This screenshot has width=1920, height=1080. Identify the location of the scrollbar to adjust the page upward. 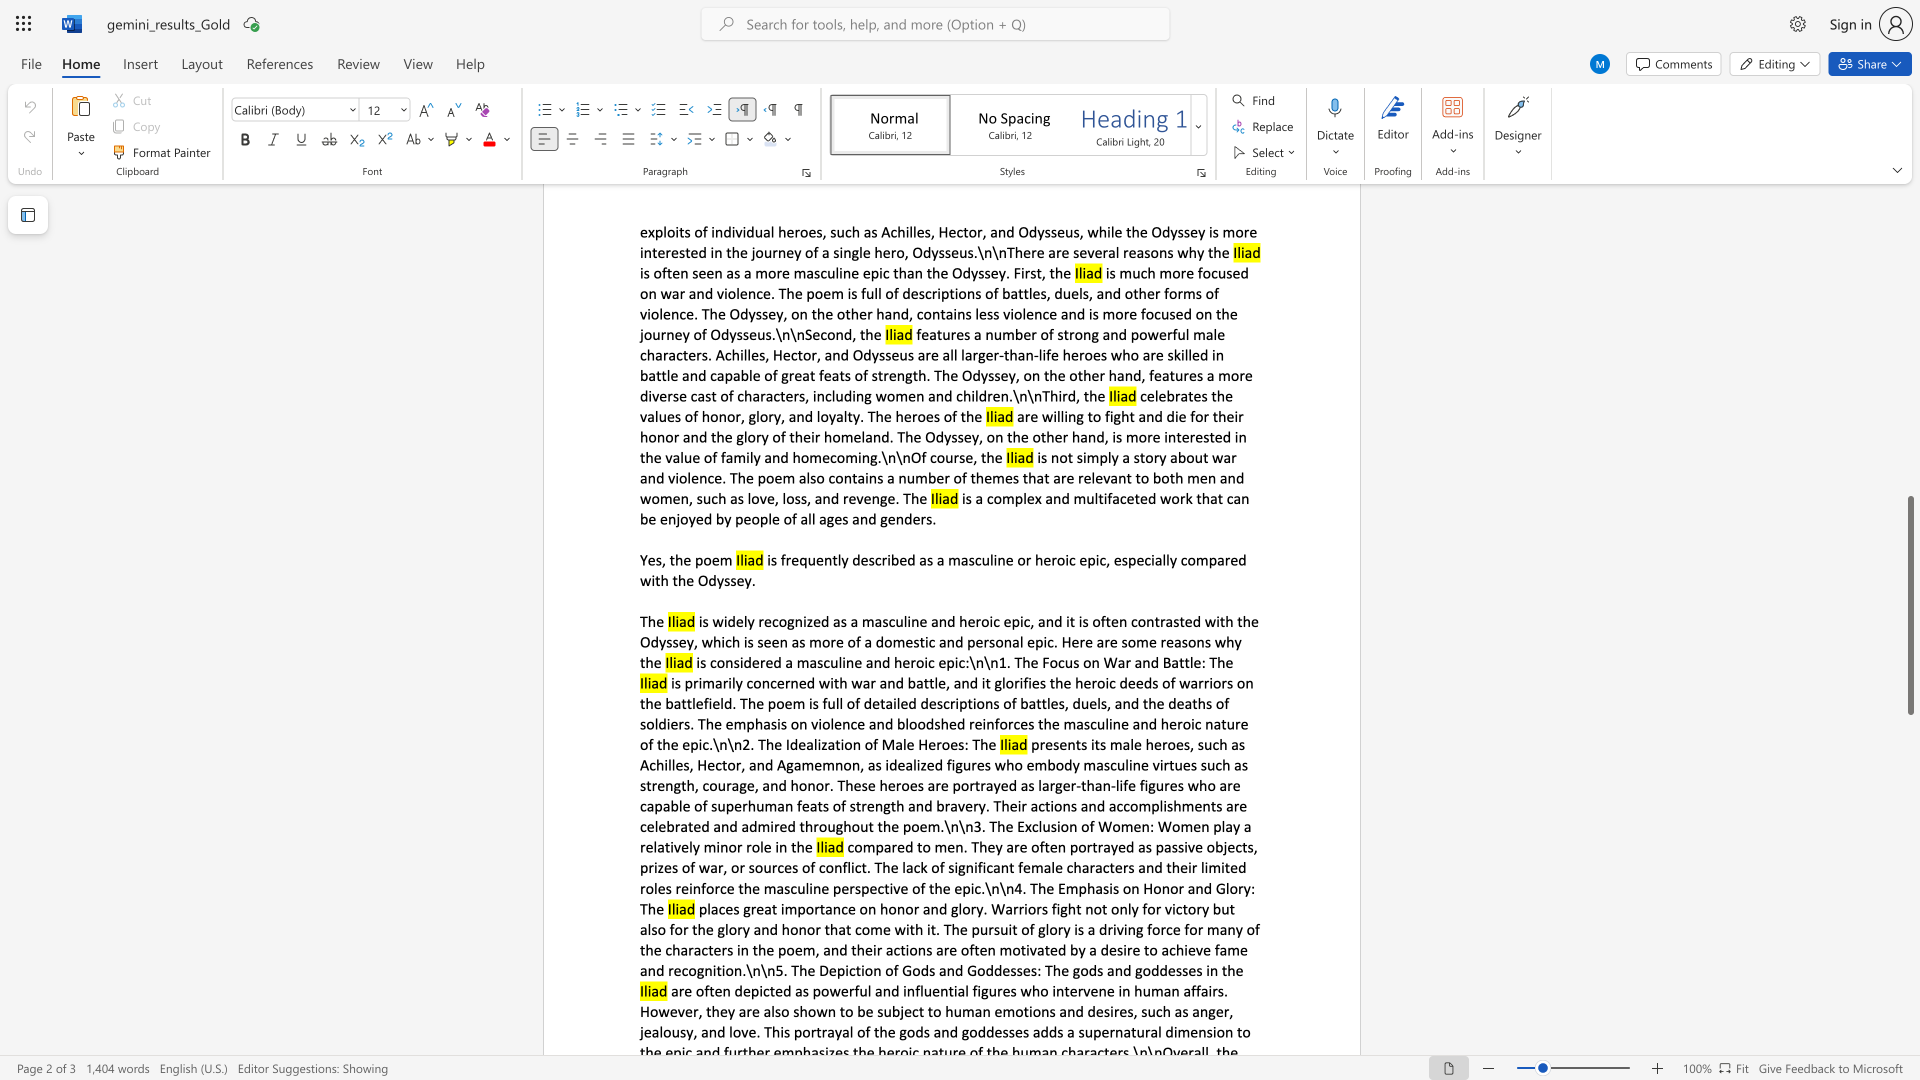
(1909, 300).